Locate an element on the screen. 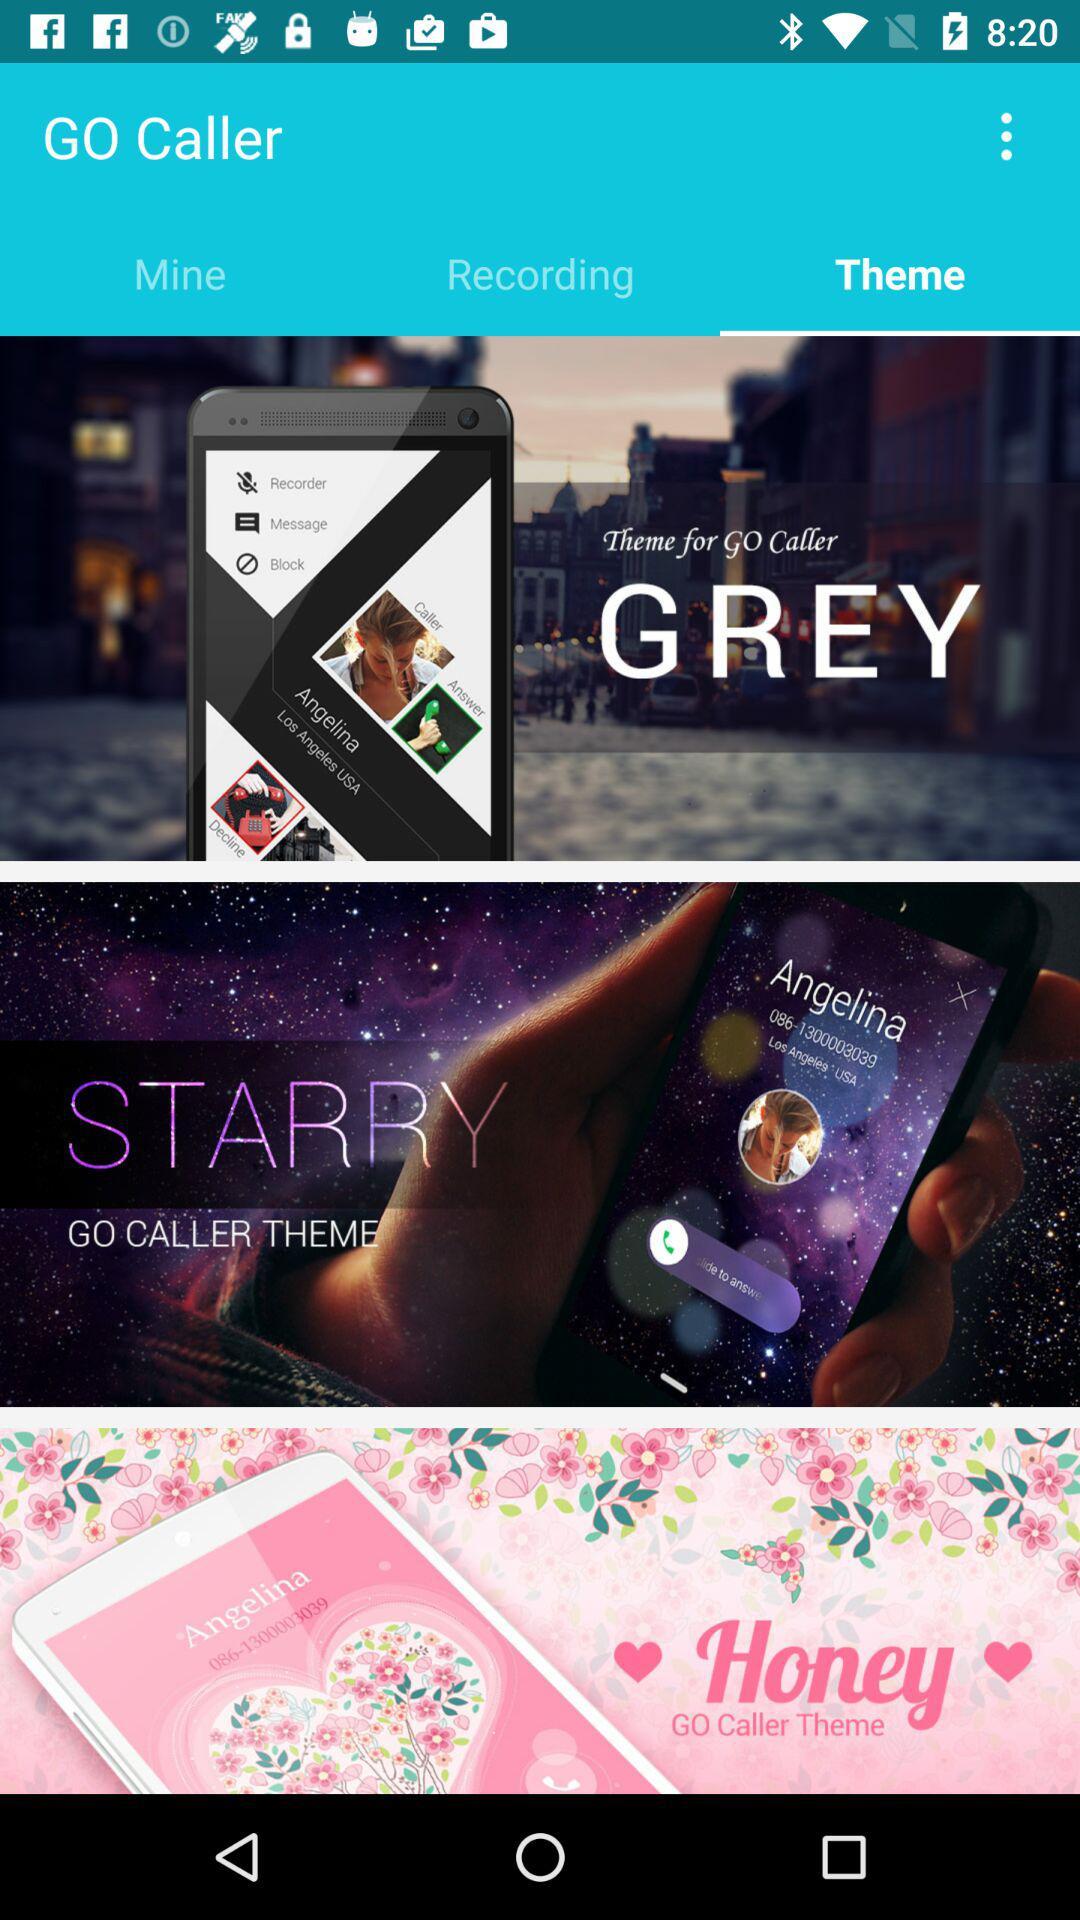 The image size is (1080, 1920). the recording is located at coordinates (540, 272).